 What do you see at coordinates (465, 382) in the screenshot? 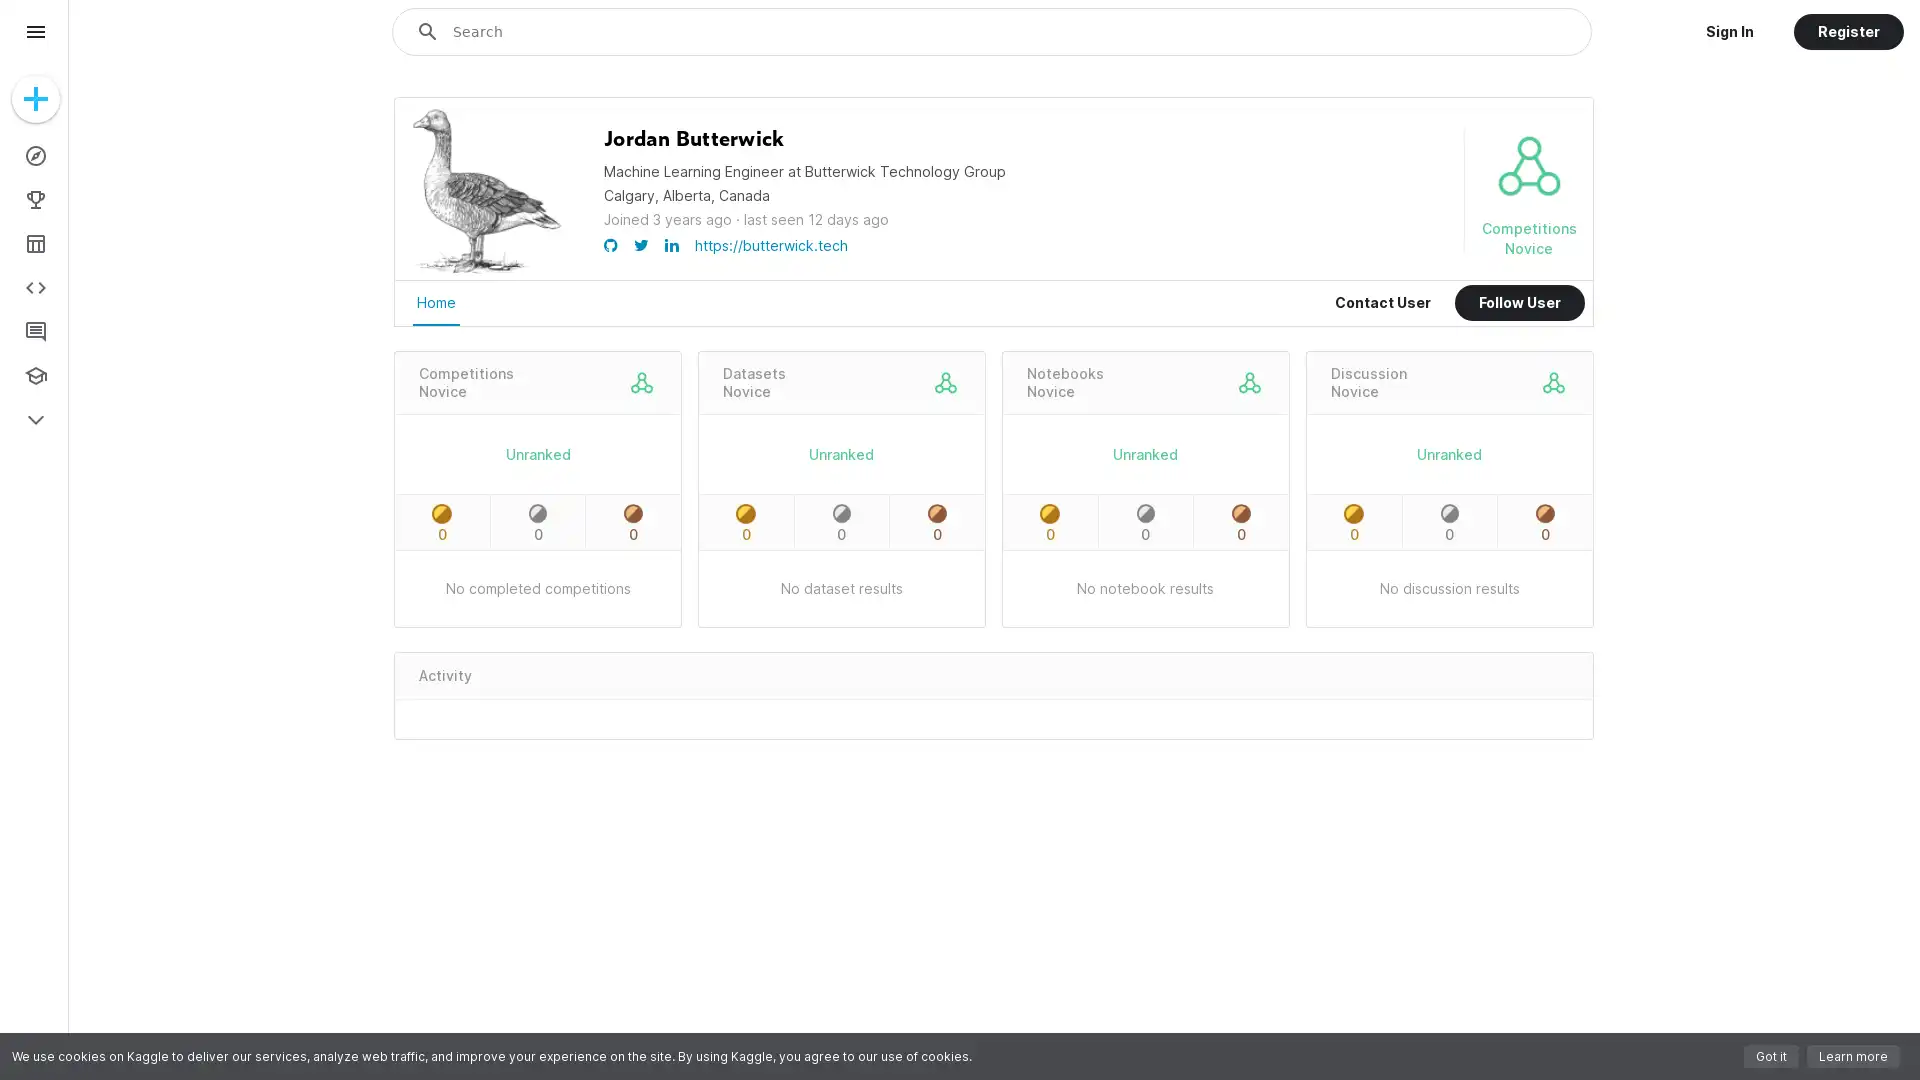
I see `Competitions Novice` at bounding box center [465, 382].